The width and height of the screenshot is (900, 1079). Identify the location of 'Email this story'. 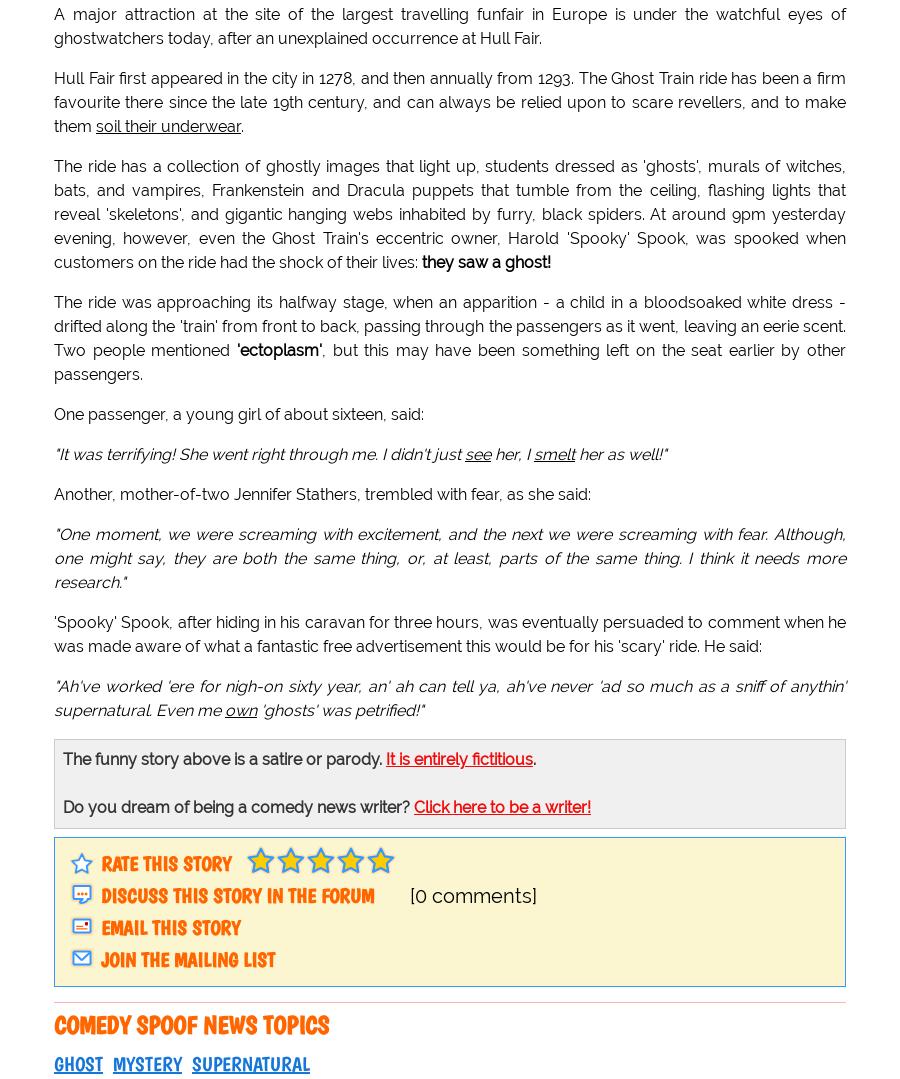
(170, 928).